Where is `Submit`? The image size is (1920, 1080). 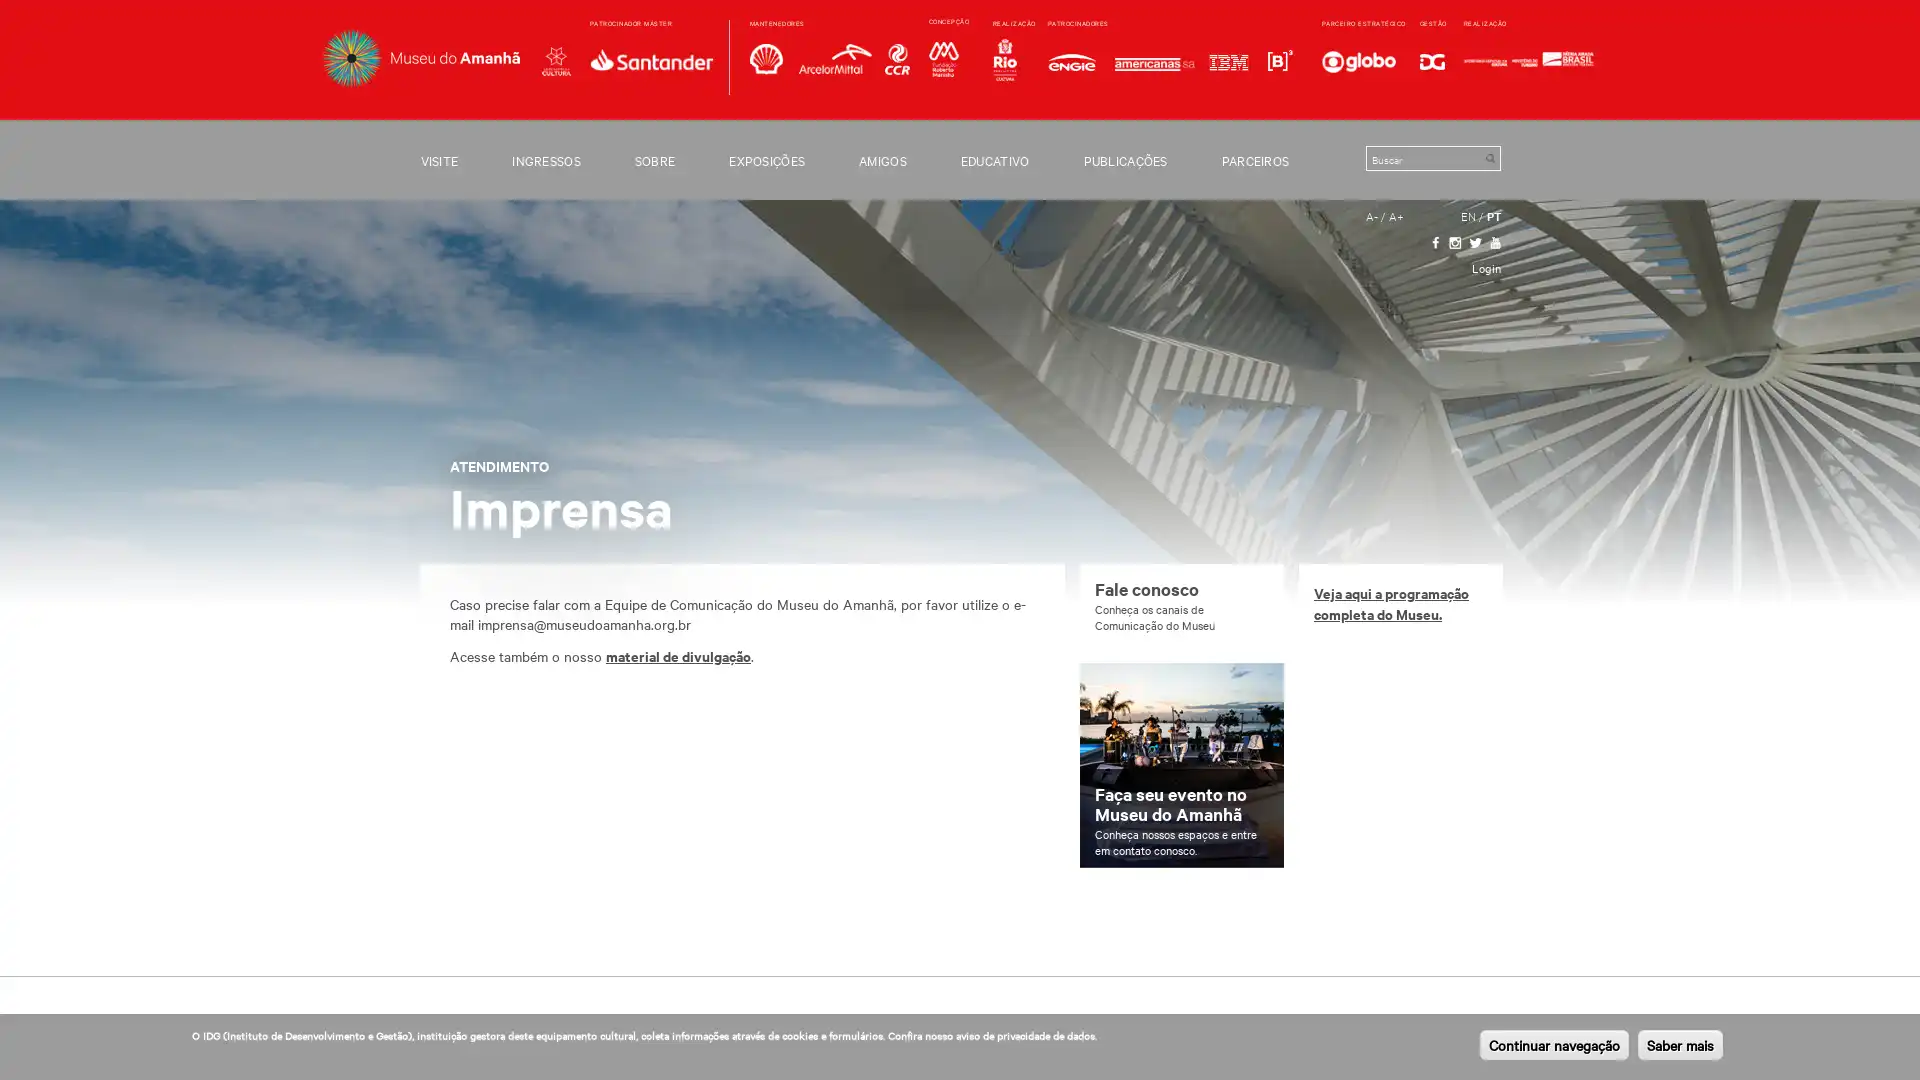 Submit is located at coordinates (1489, 157).